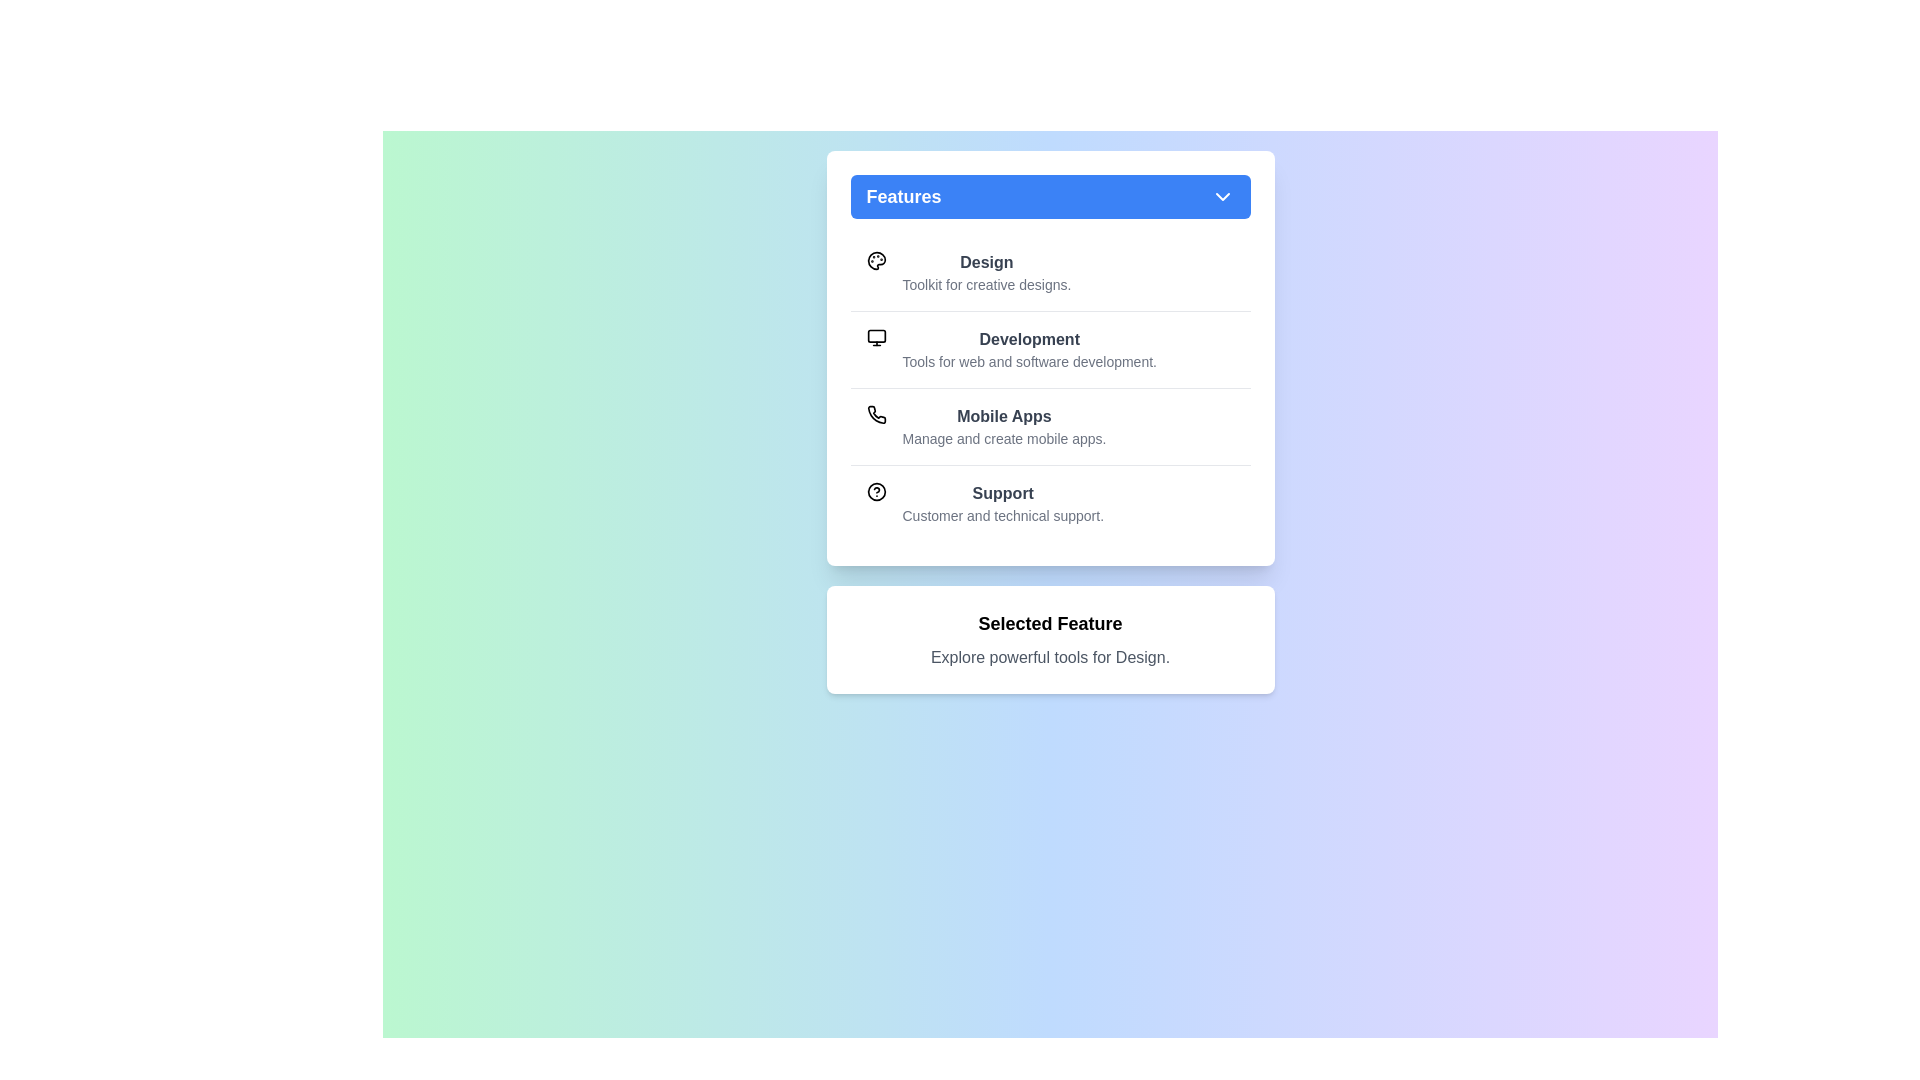  Describe the element at coordinates (876, 337) in the screenshot. I see `the icon for the feature Development` at that location.